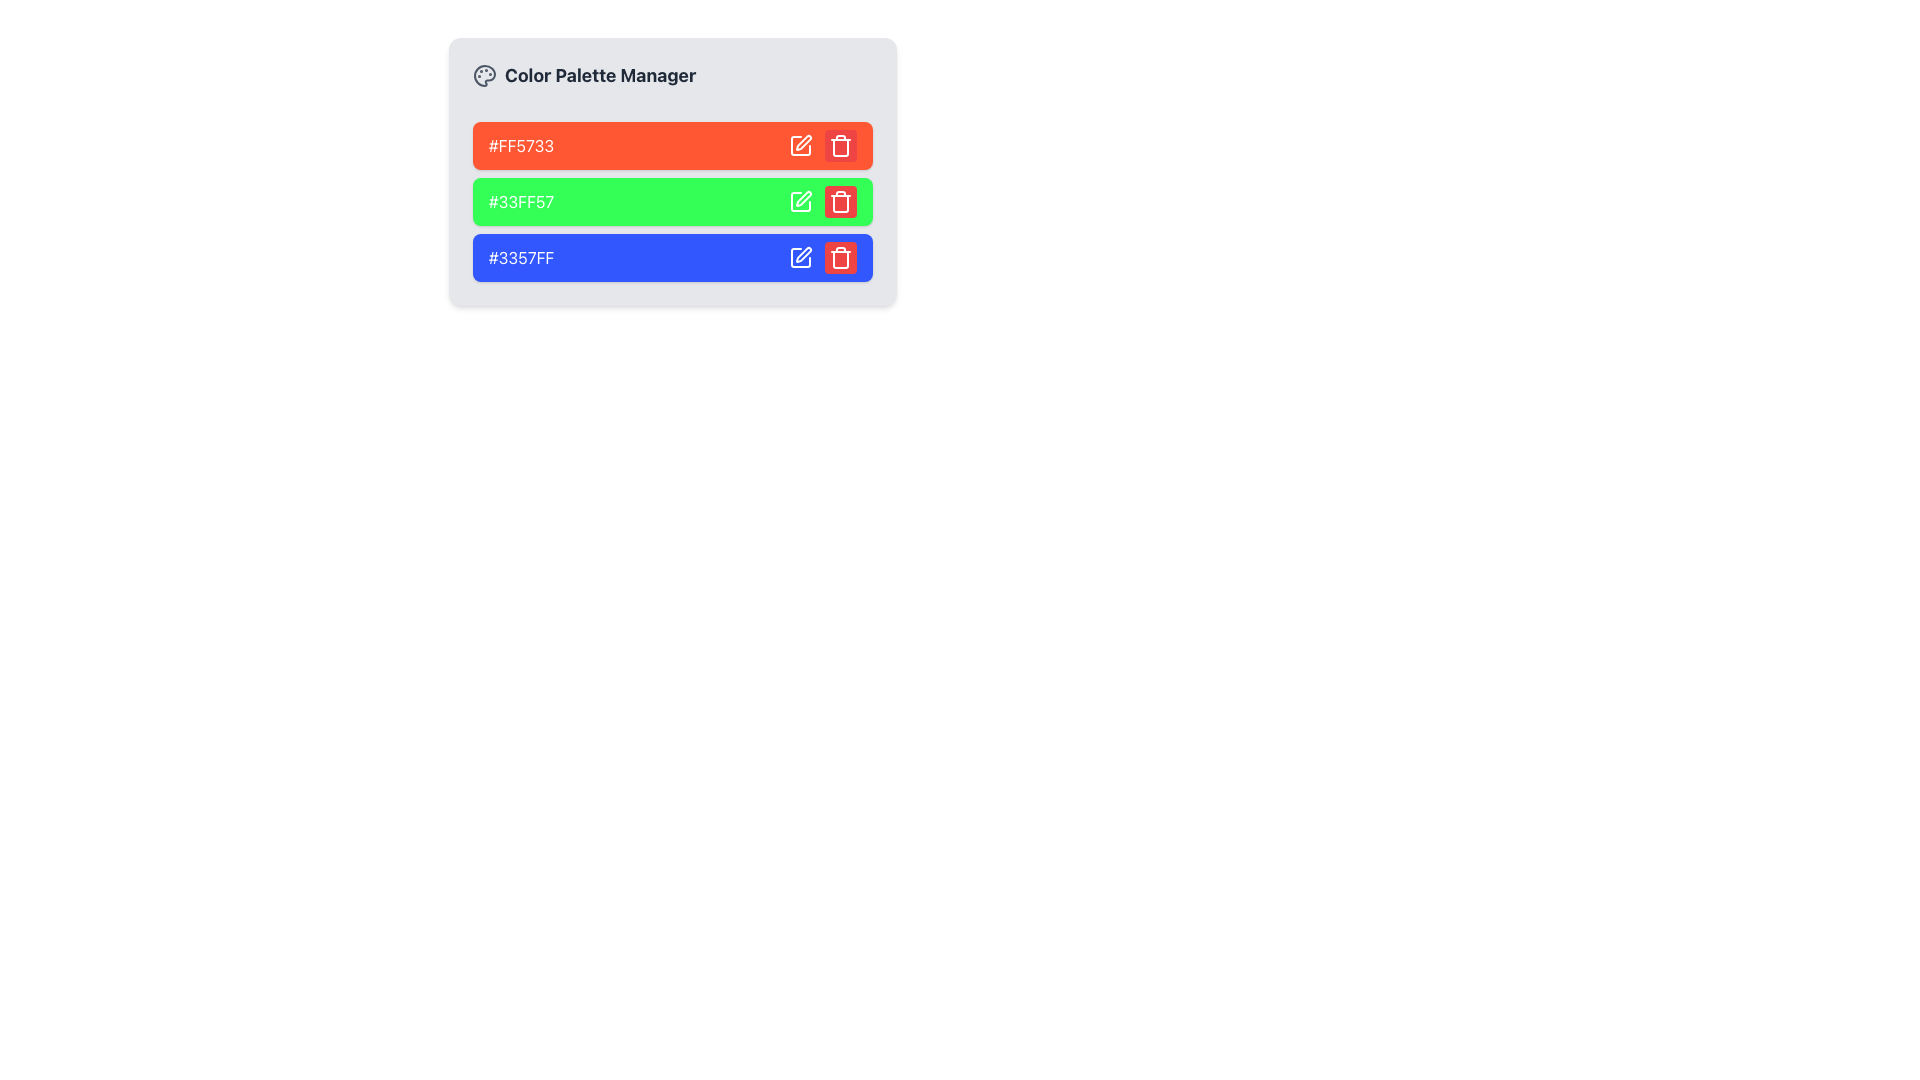  Describe the element at coordinates (804, 253) in the screenshot. I see `the pen-like icon button representing the edit action, located to the right of the red color swatch labeled '#FF5733'` at that location.